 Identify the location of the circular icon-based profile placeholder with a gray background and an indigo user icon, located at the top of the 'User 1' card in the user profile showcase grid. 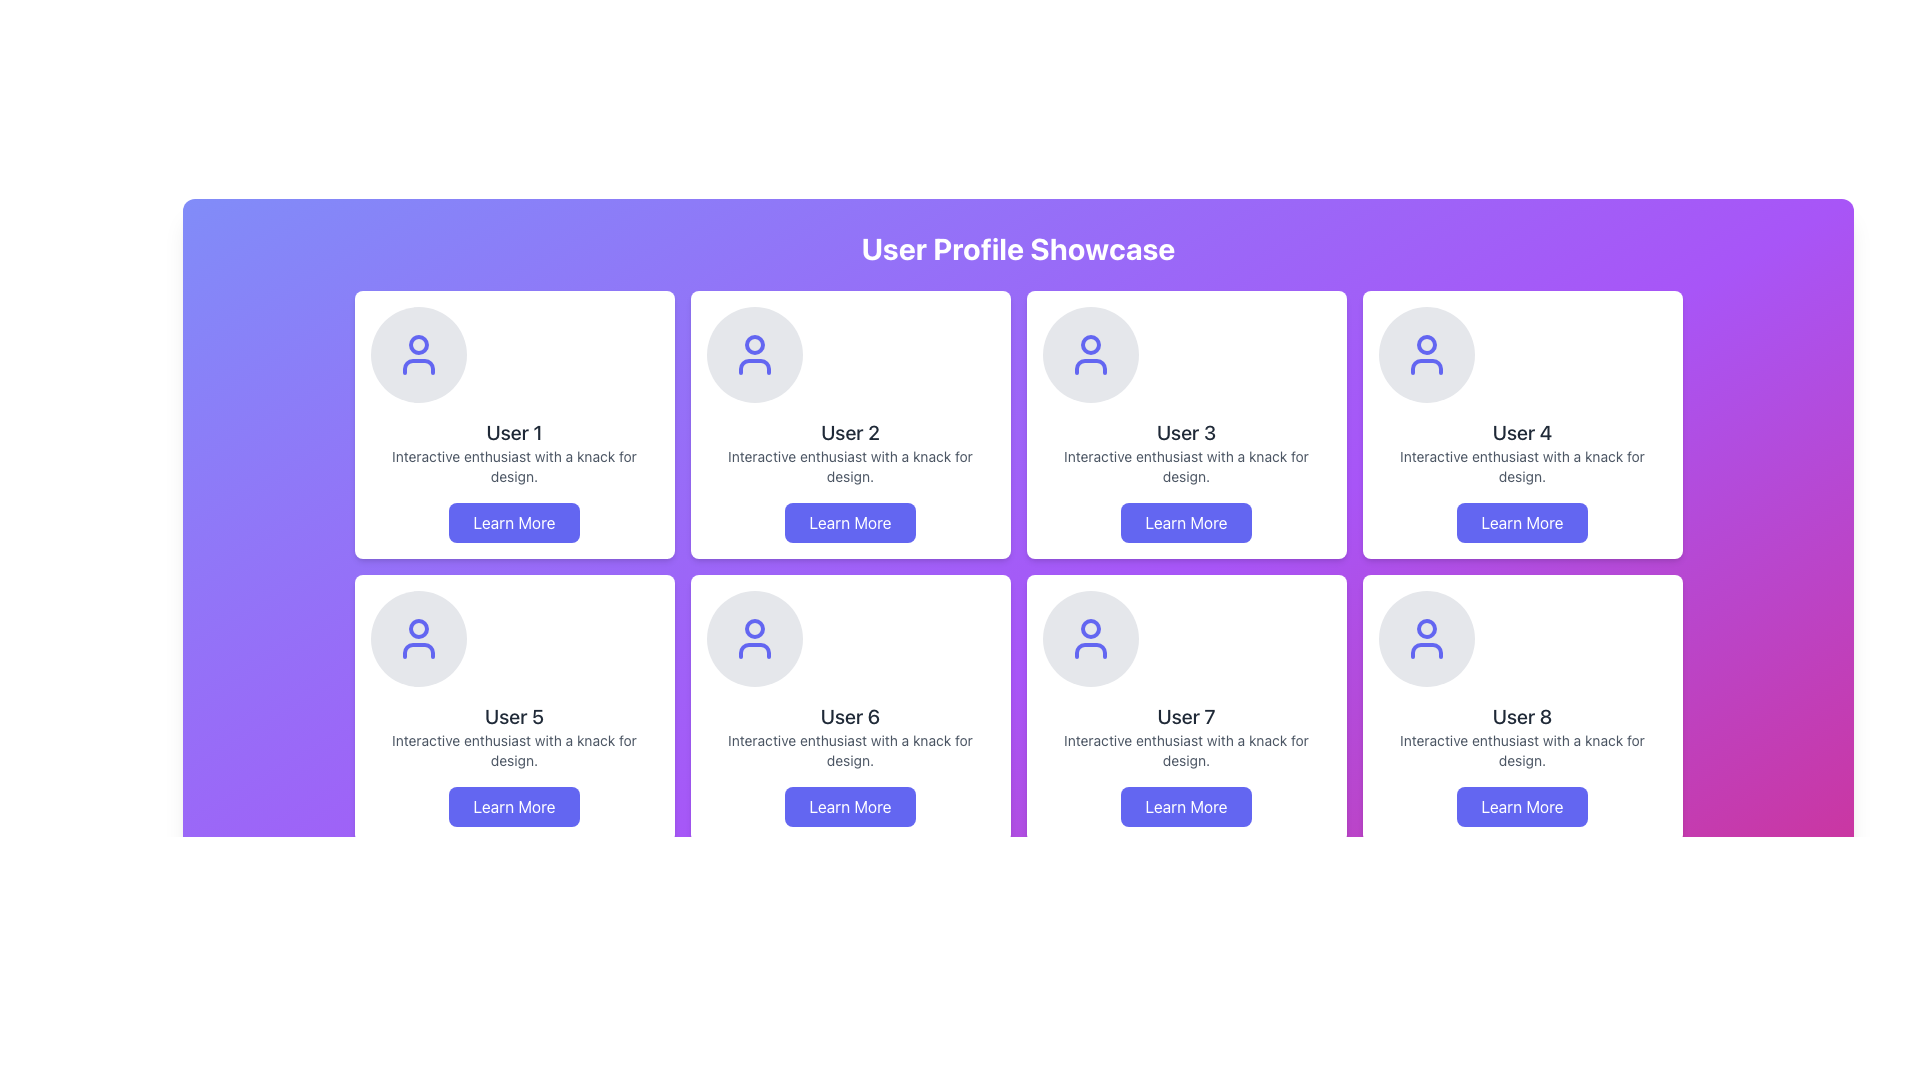
(417, 353).